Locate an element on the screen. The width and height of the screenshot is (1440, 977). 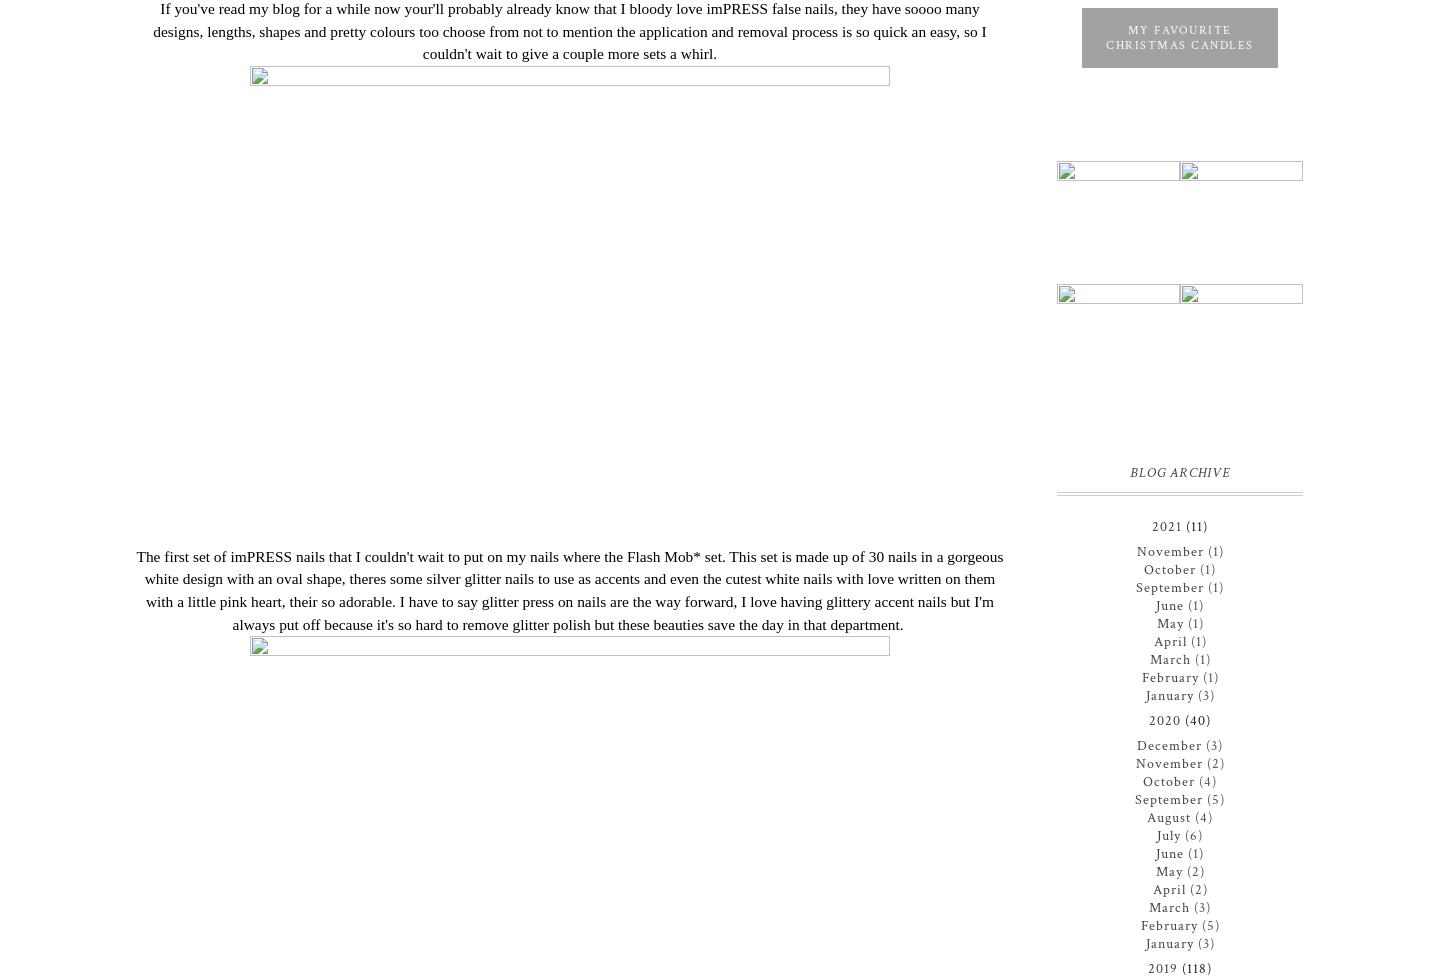
'Flash Mob* set.' is located at coordinates (625, 554).